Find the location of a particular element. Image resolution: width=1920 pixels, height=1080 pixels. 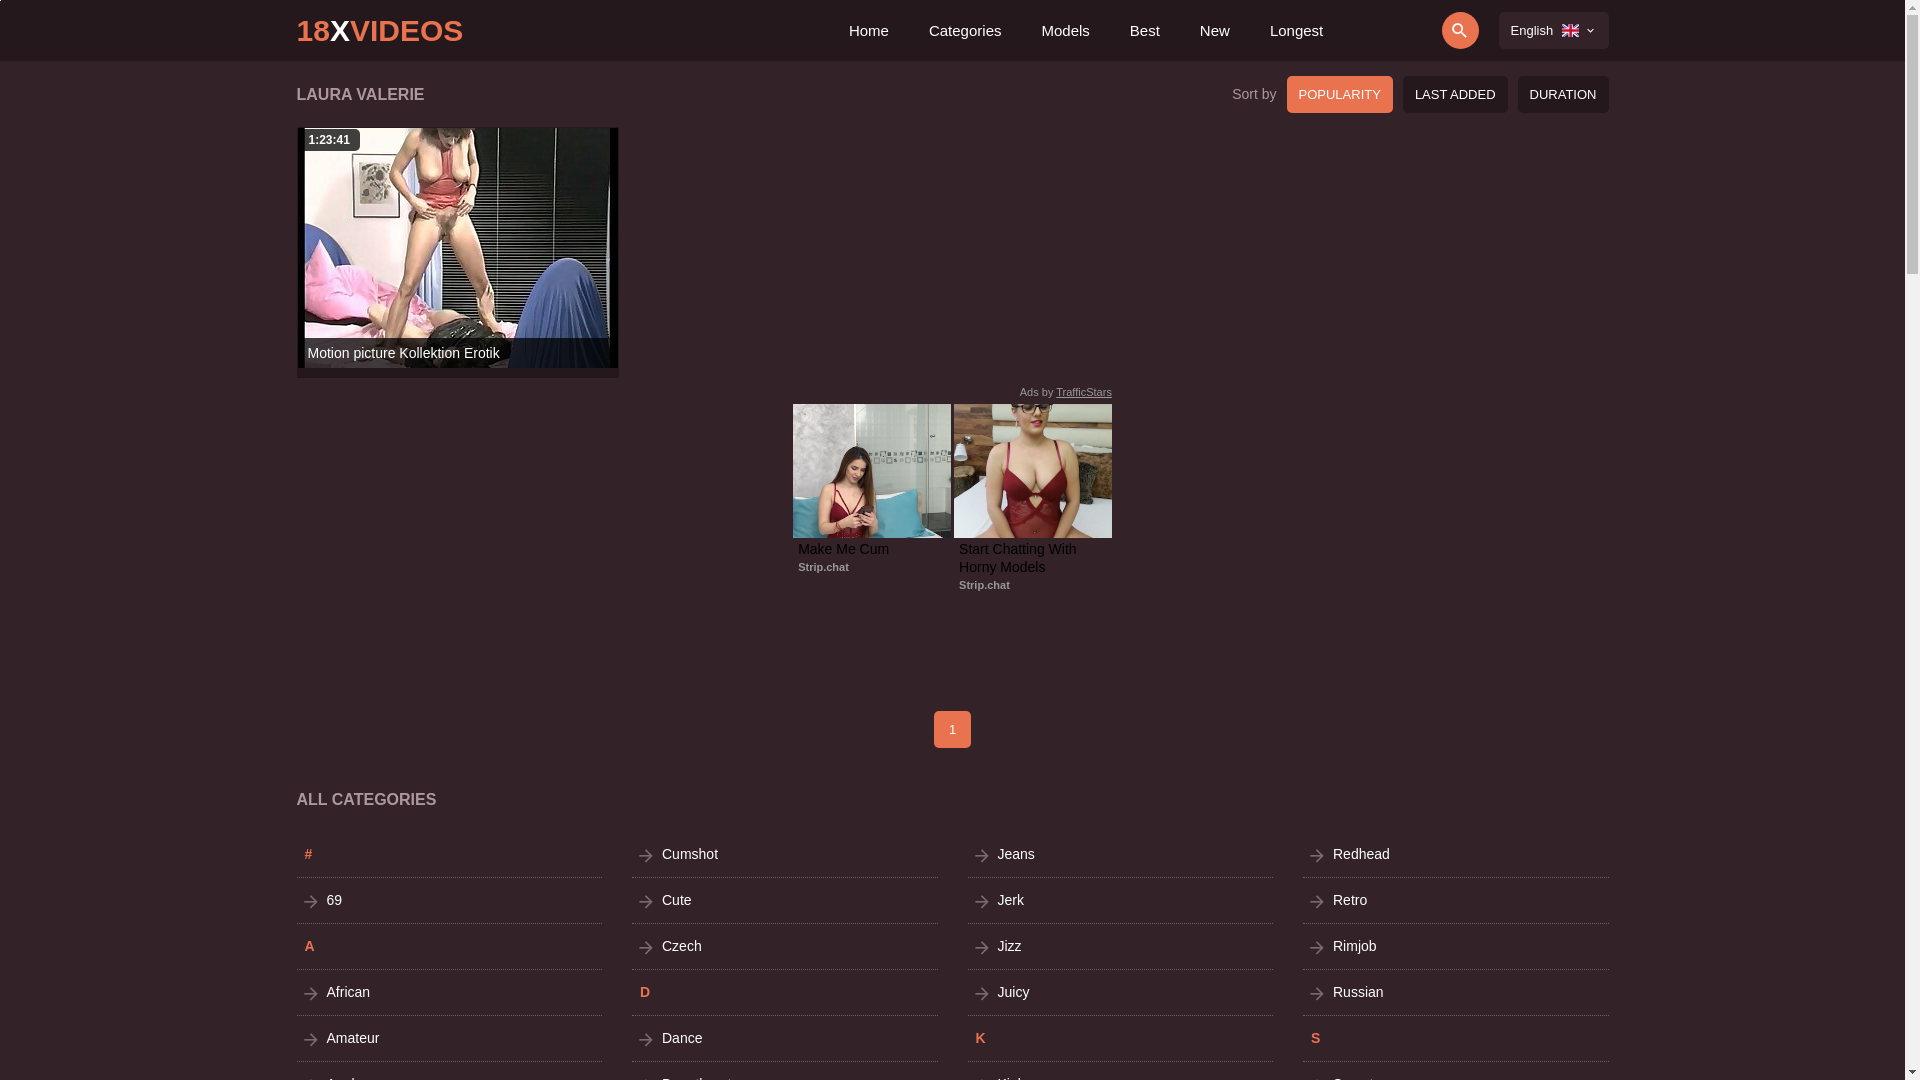

'POPULARITY' is located at coordinates (1339, 94).